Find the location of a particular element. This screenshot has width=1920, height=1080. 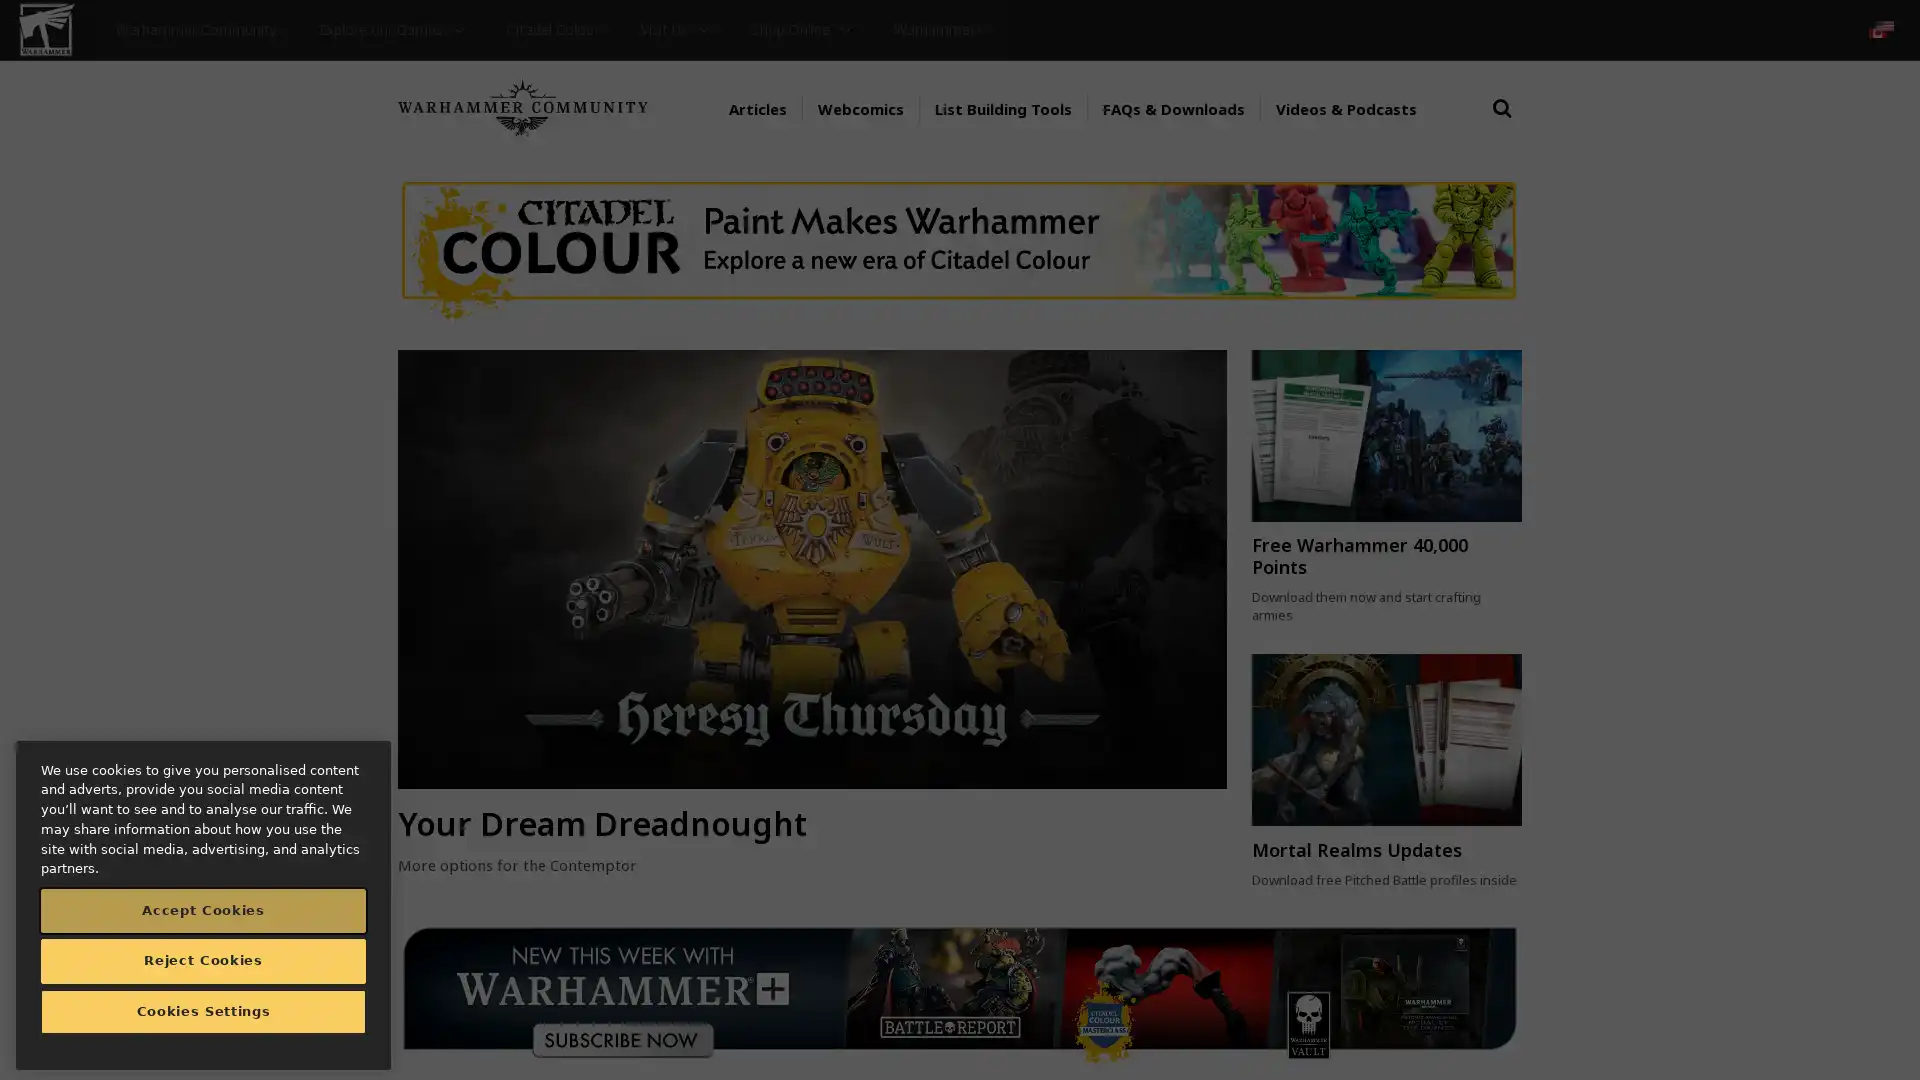

Cookies Settings is located at coordinates (203, 1011).